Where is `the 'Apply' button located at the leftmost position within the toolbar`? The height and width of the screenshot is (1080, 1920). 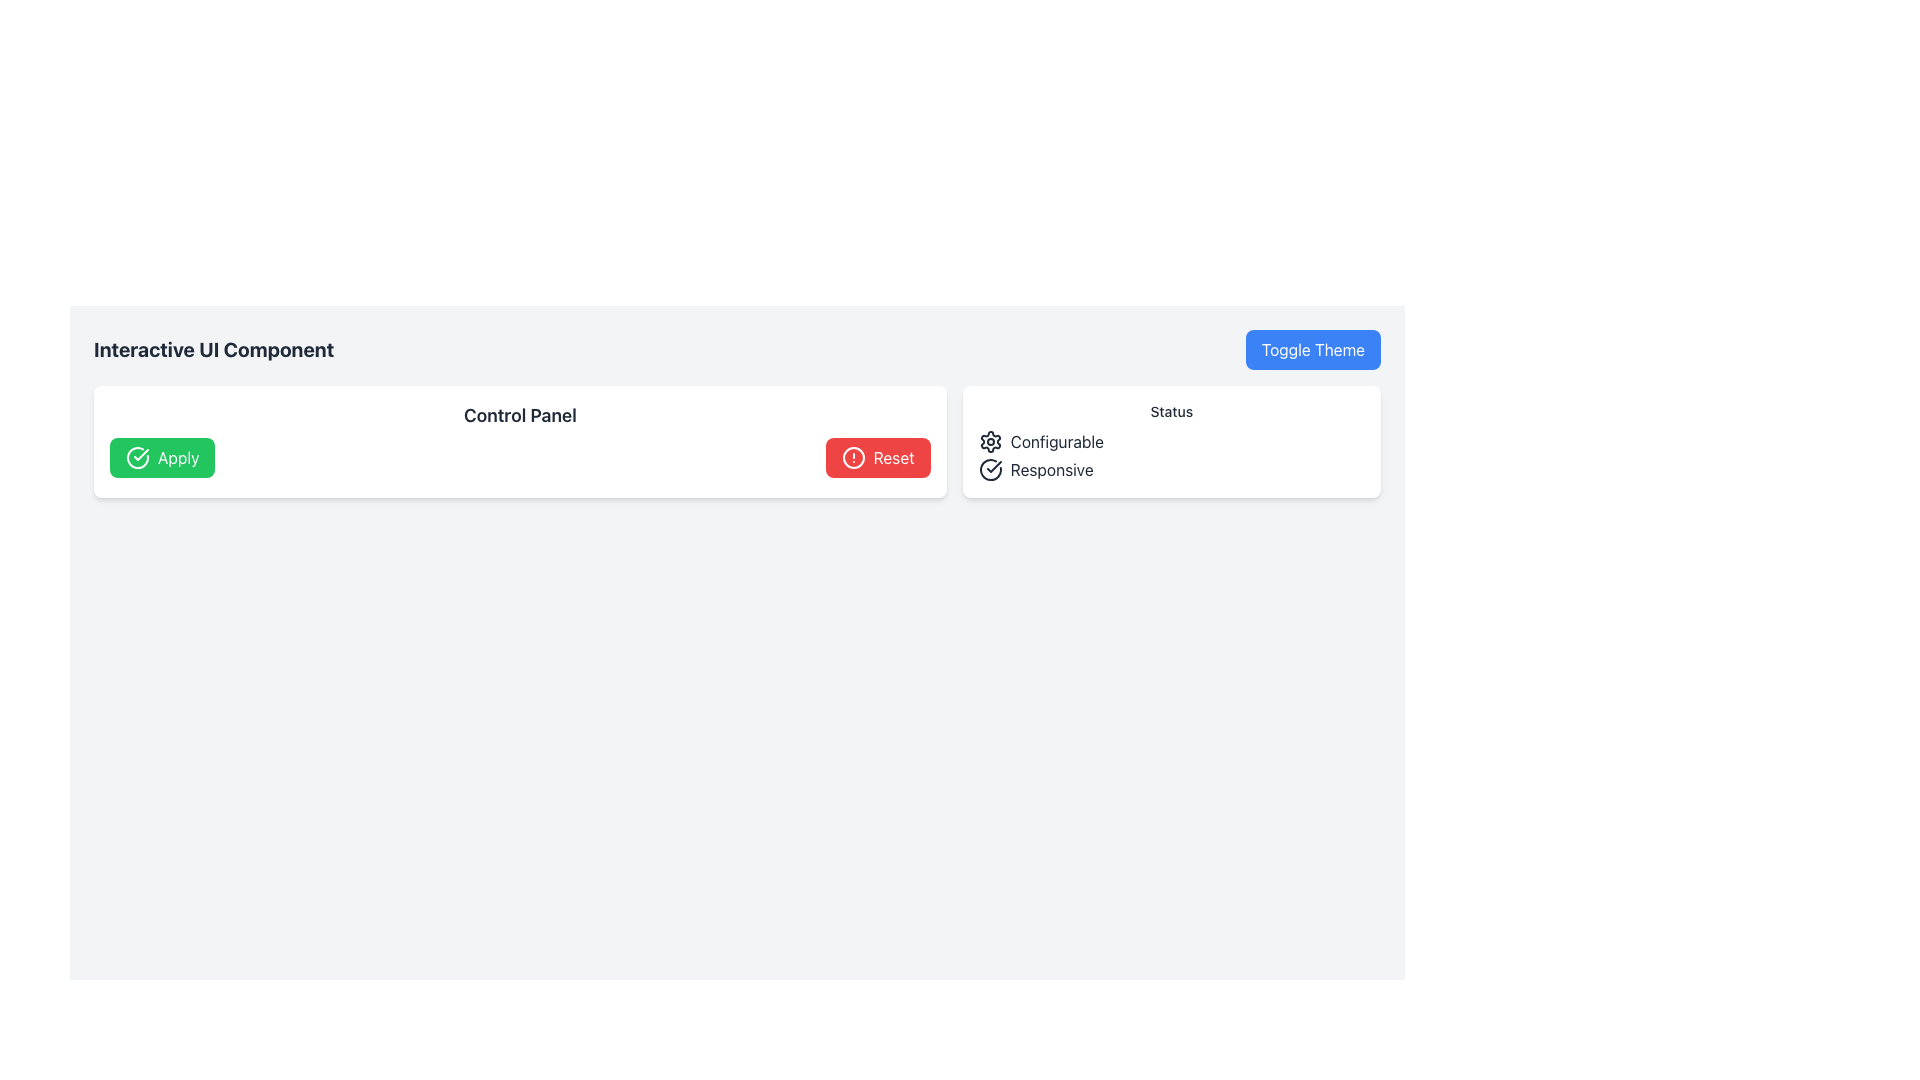 the 'Apply' button located at the leftmost position within the toolbar is located at coordinates (162, 458).